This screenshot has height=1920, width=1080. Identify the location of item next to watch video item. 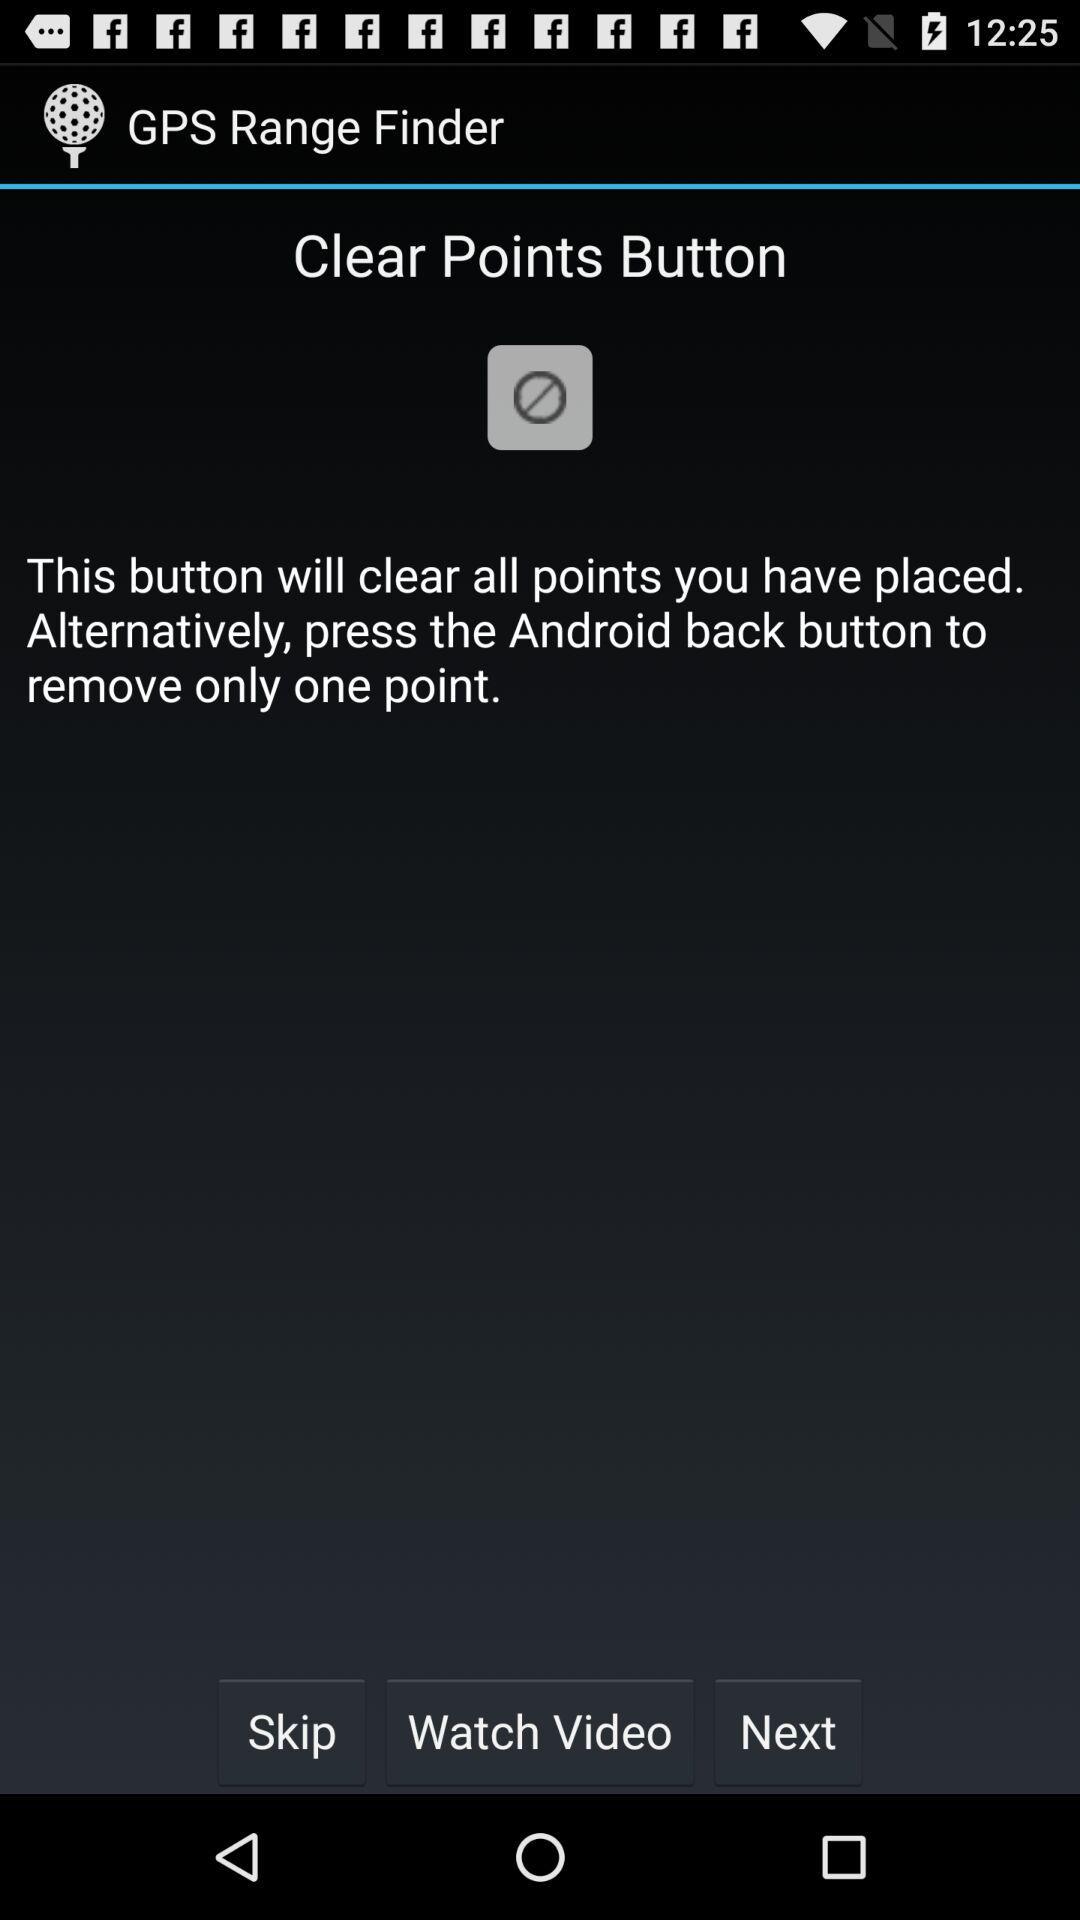
(291, 1730).